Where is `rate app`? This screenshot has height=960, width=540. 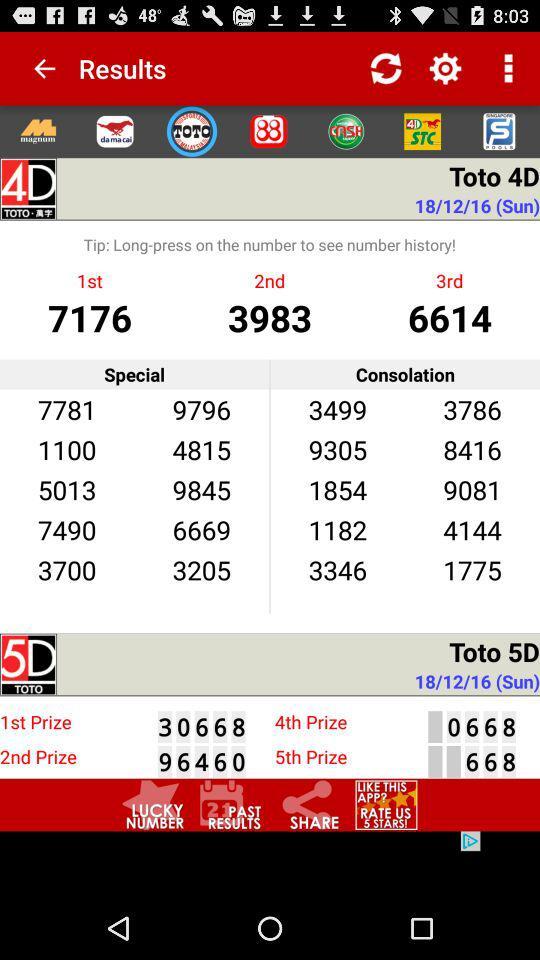
rate app is located at coordinates (386, 805).